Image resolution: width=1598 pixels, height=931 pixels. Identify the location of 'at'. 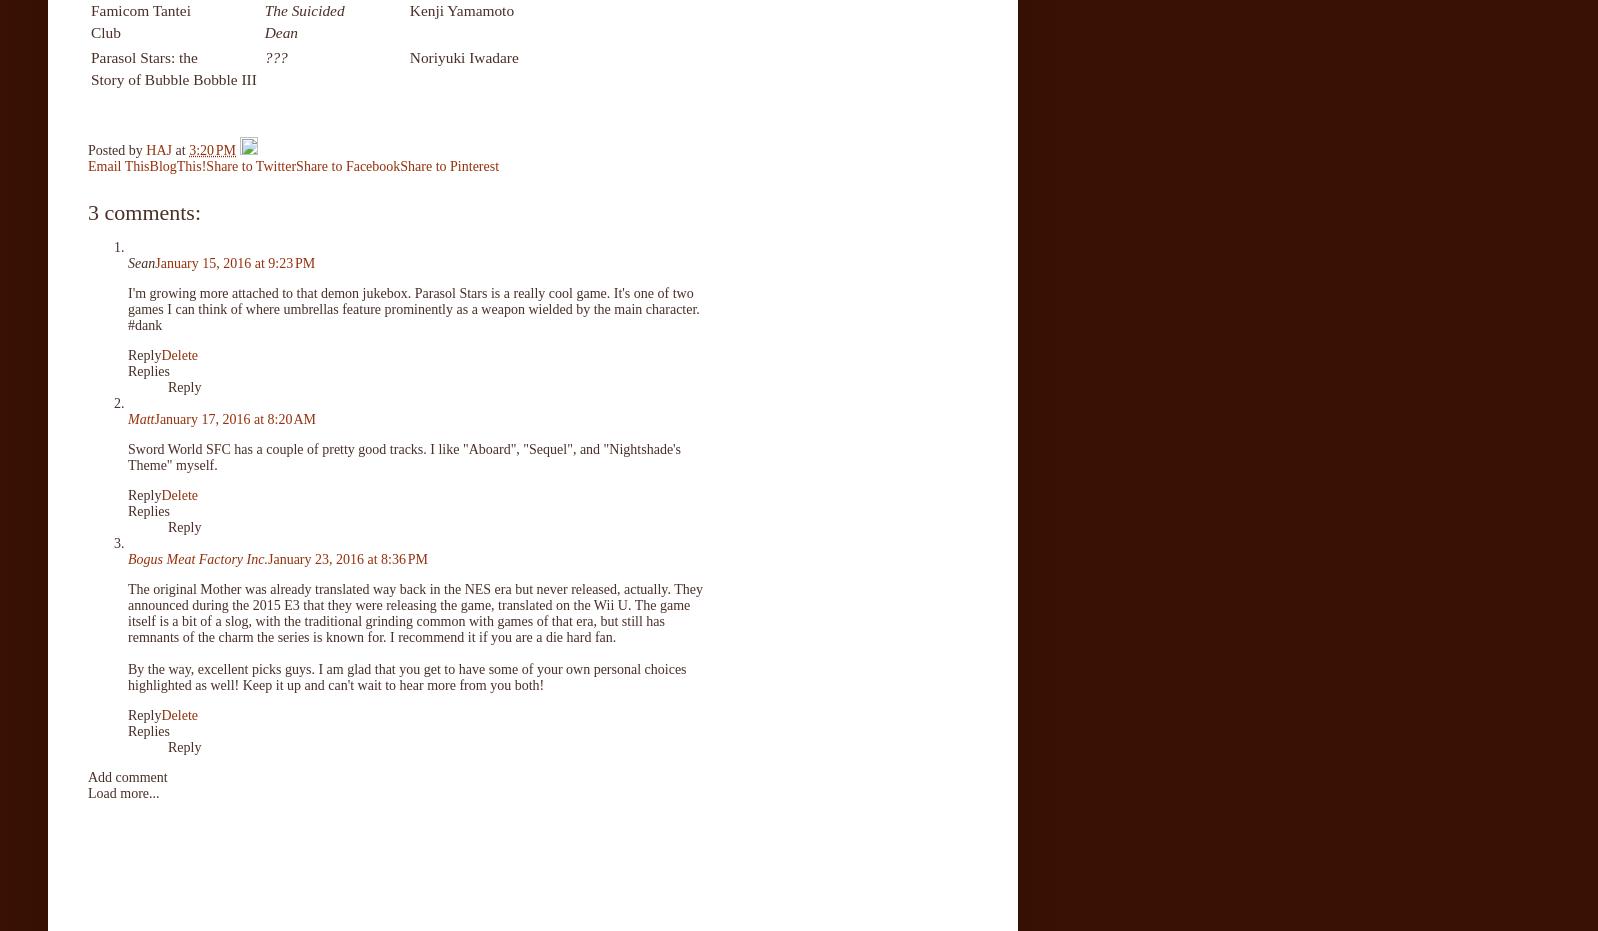
(181, 148).